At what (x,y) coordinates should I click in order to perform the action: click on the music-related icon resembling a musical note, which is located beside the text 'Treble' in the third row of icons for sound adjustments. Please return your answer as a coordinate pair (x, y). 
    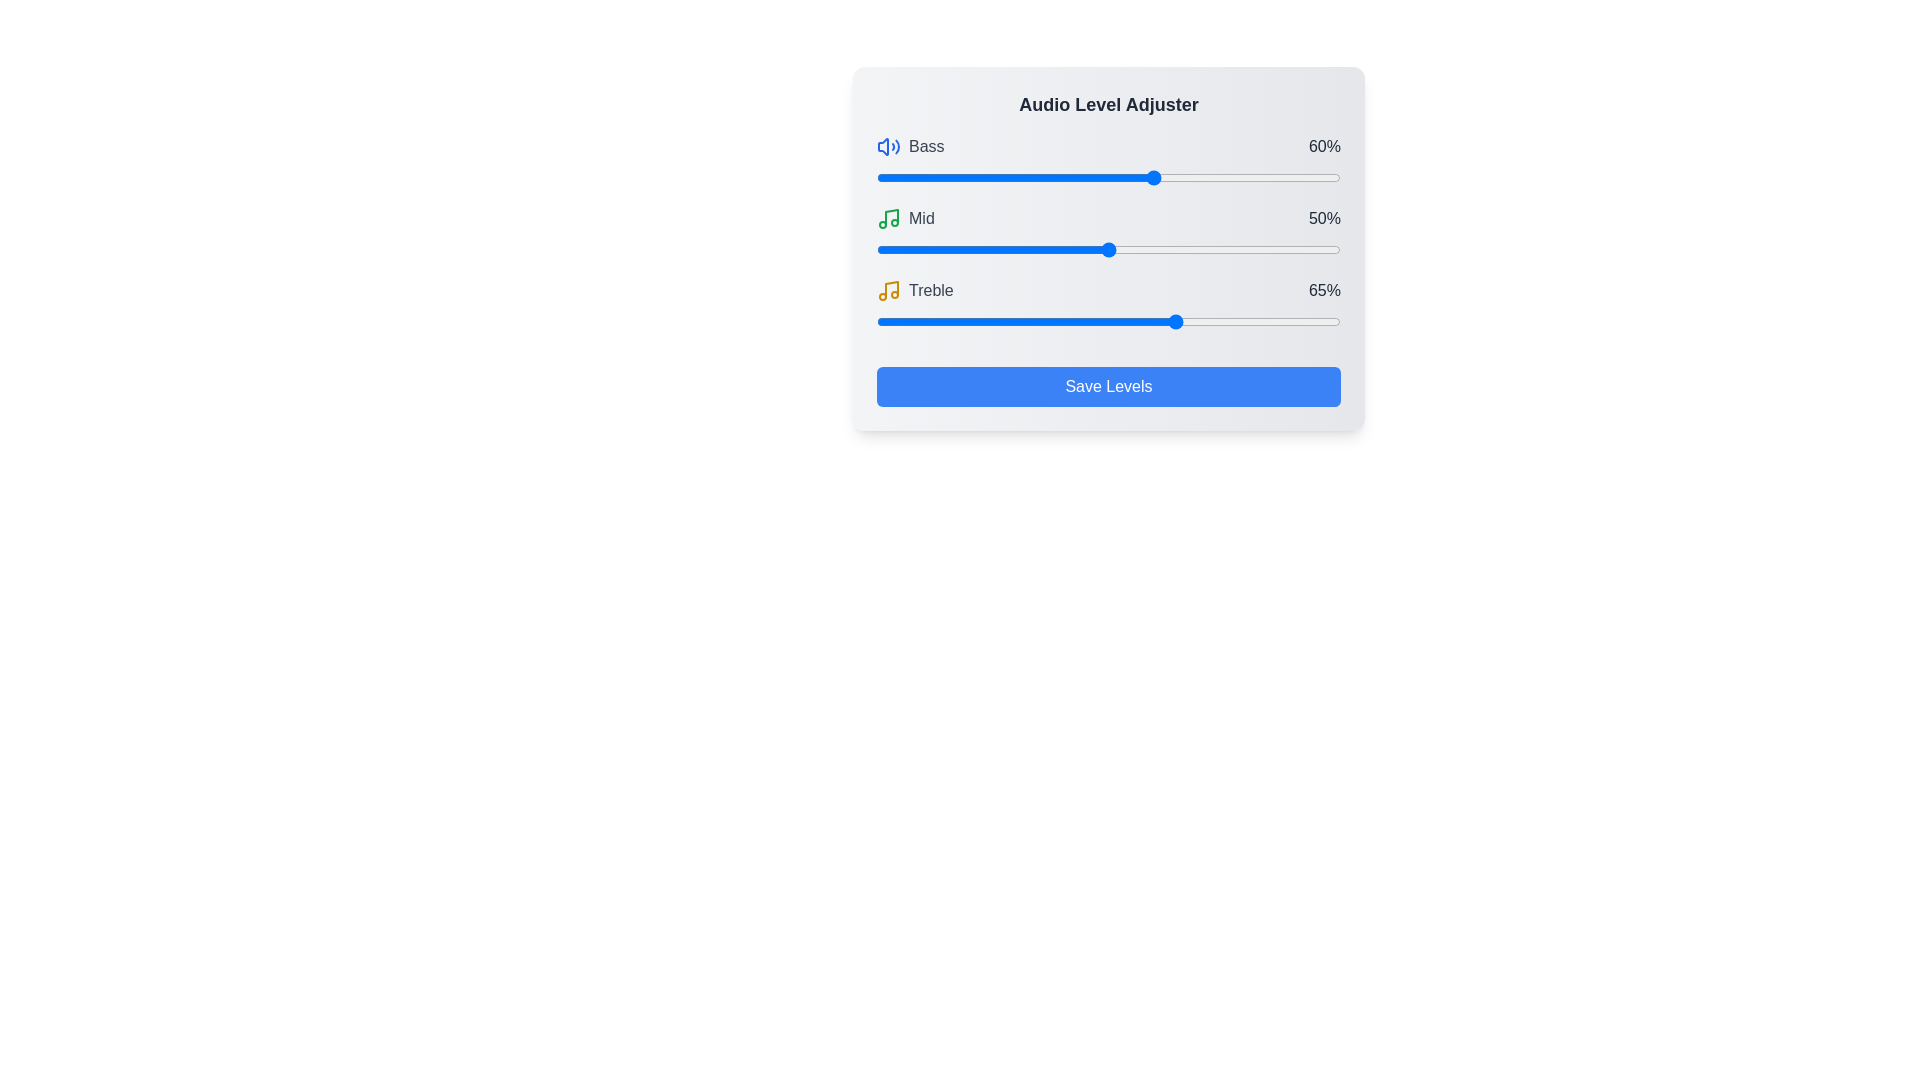
    Looking at the image, I should click on (891, 289).